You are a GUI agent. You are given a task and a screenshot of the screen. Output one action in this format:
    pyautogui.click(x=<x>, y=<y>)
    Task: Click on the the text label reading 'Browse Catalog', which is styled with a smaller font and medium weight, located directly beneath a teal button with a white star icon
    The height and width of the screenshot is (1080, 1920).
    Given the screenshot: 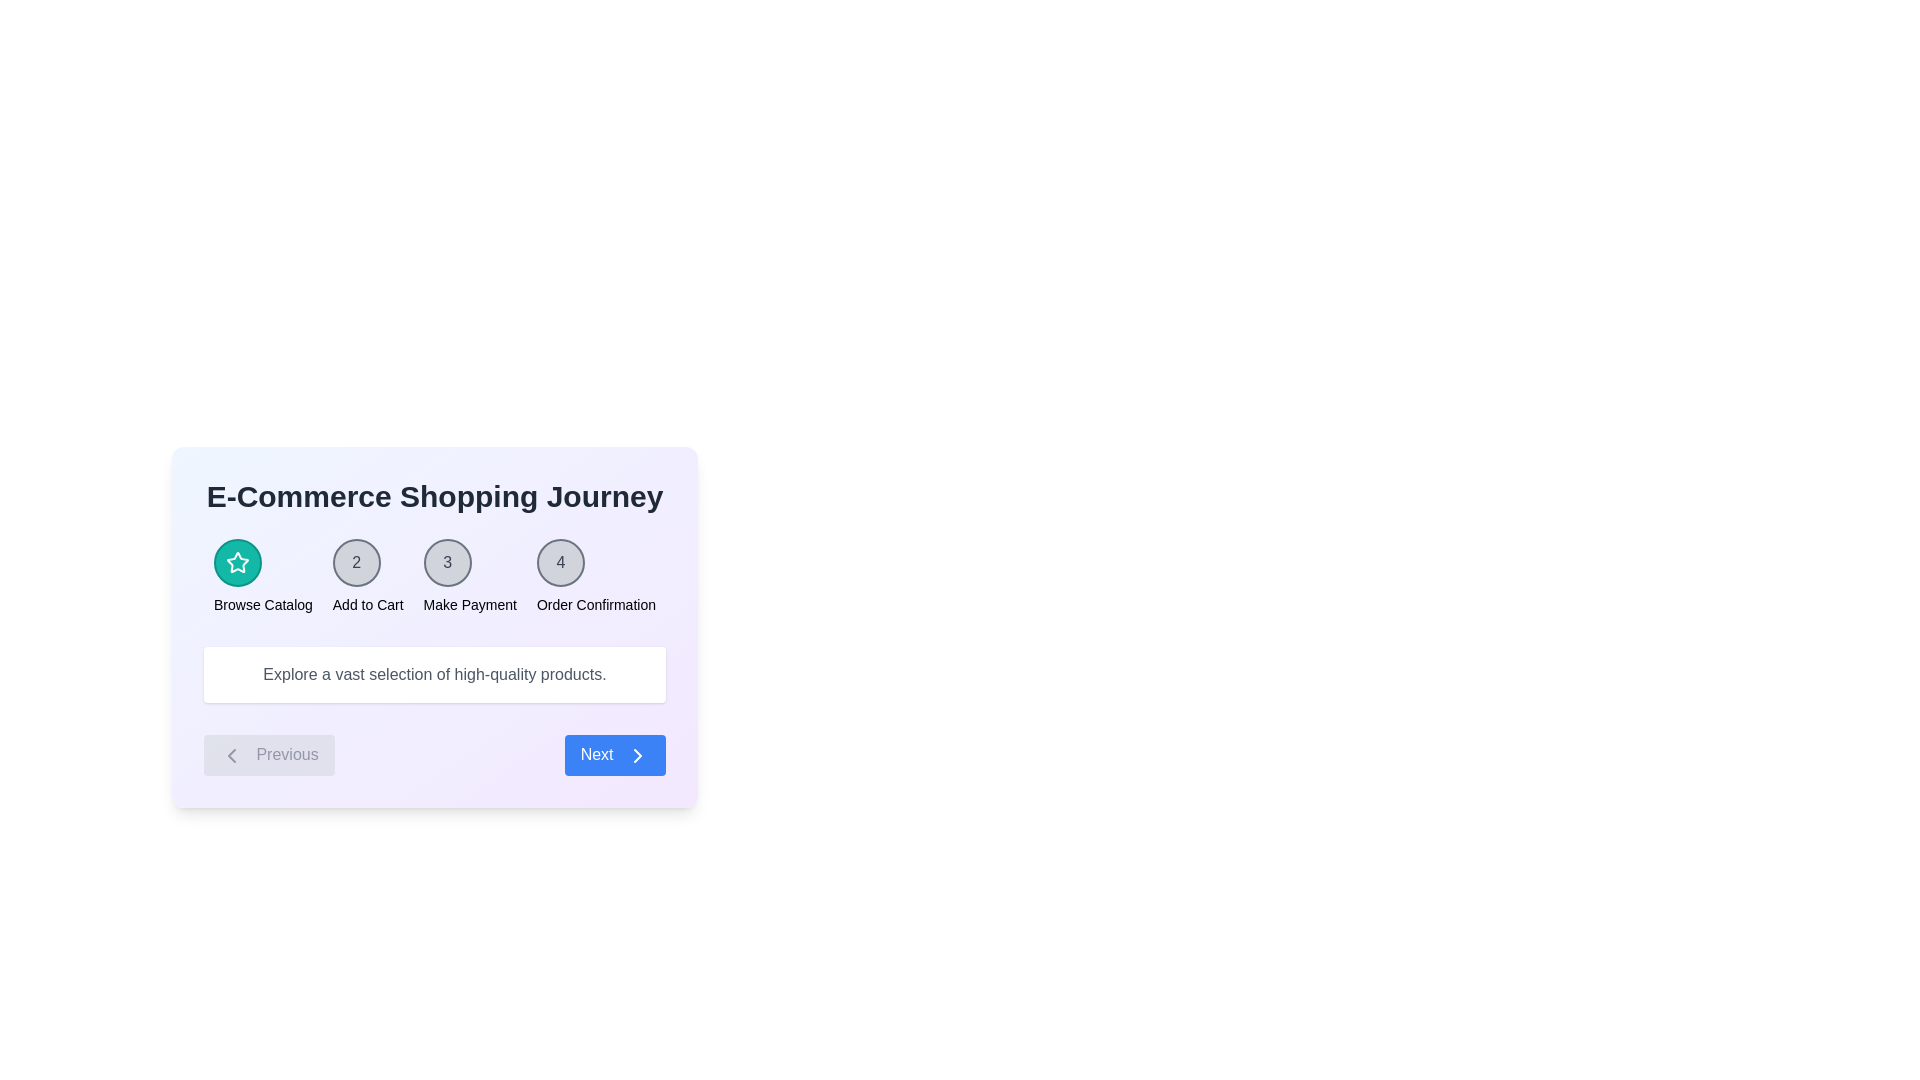 What is the action you would take?
    pyautogui.click(x=262, y=604)
    